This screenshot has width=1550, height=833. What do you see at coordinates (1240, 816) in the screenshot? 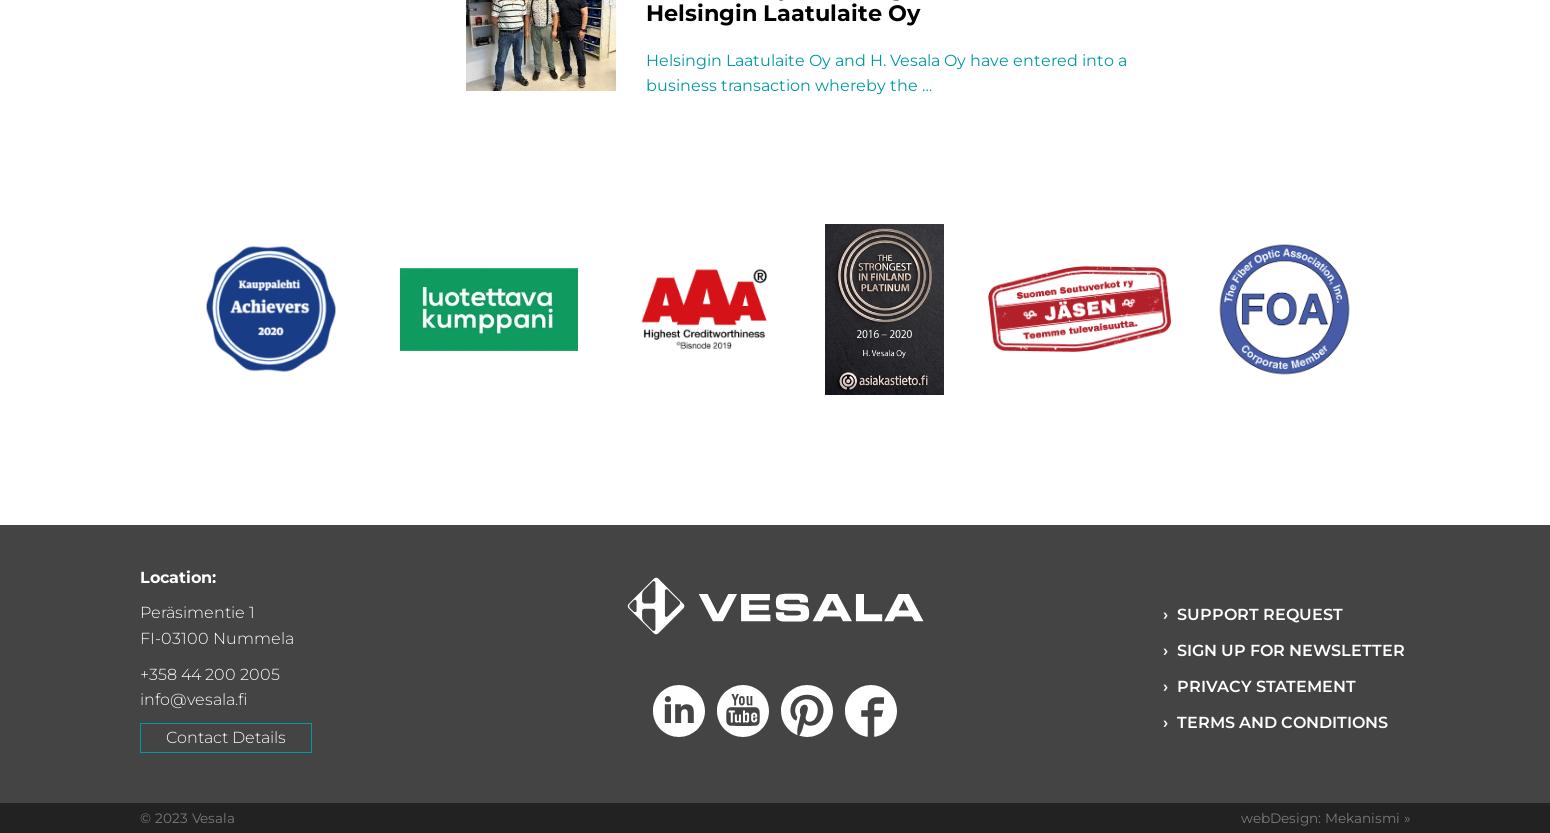
I see `'webDesign:'` at bounding box center [1240, 816].